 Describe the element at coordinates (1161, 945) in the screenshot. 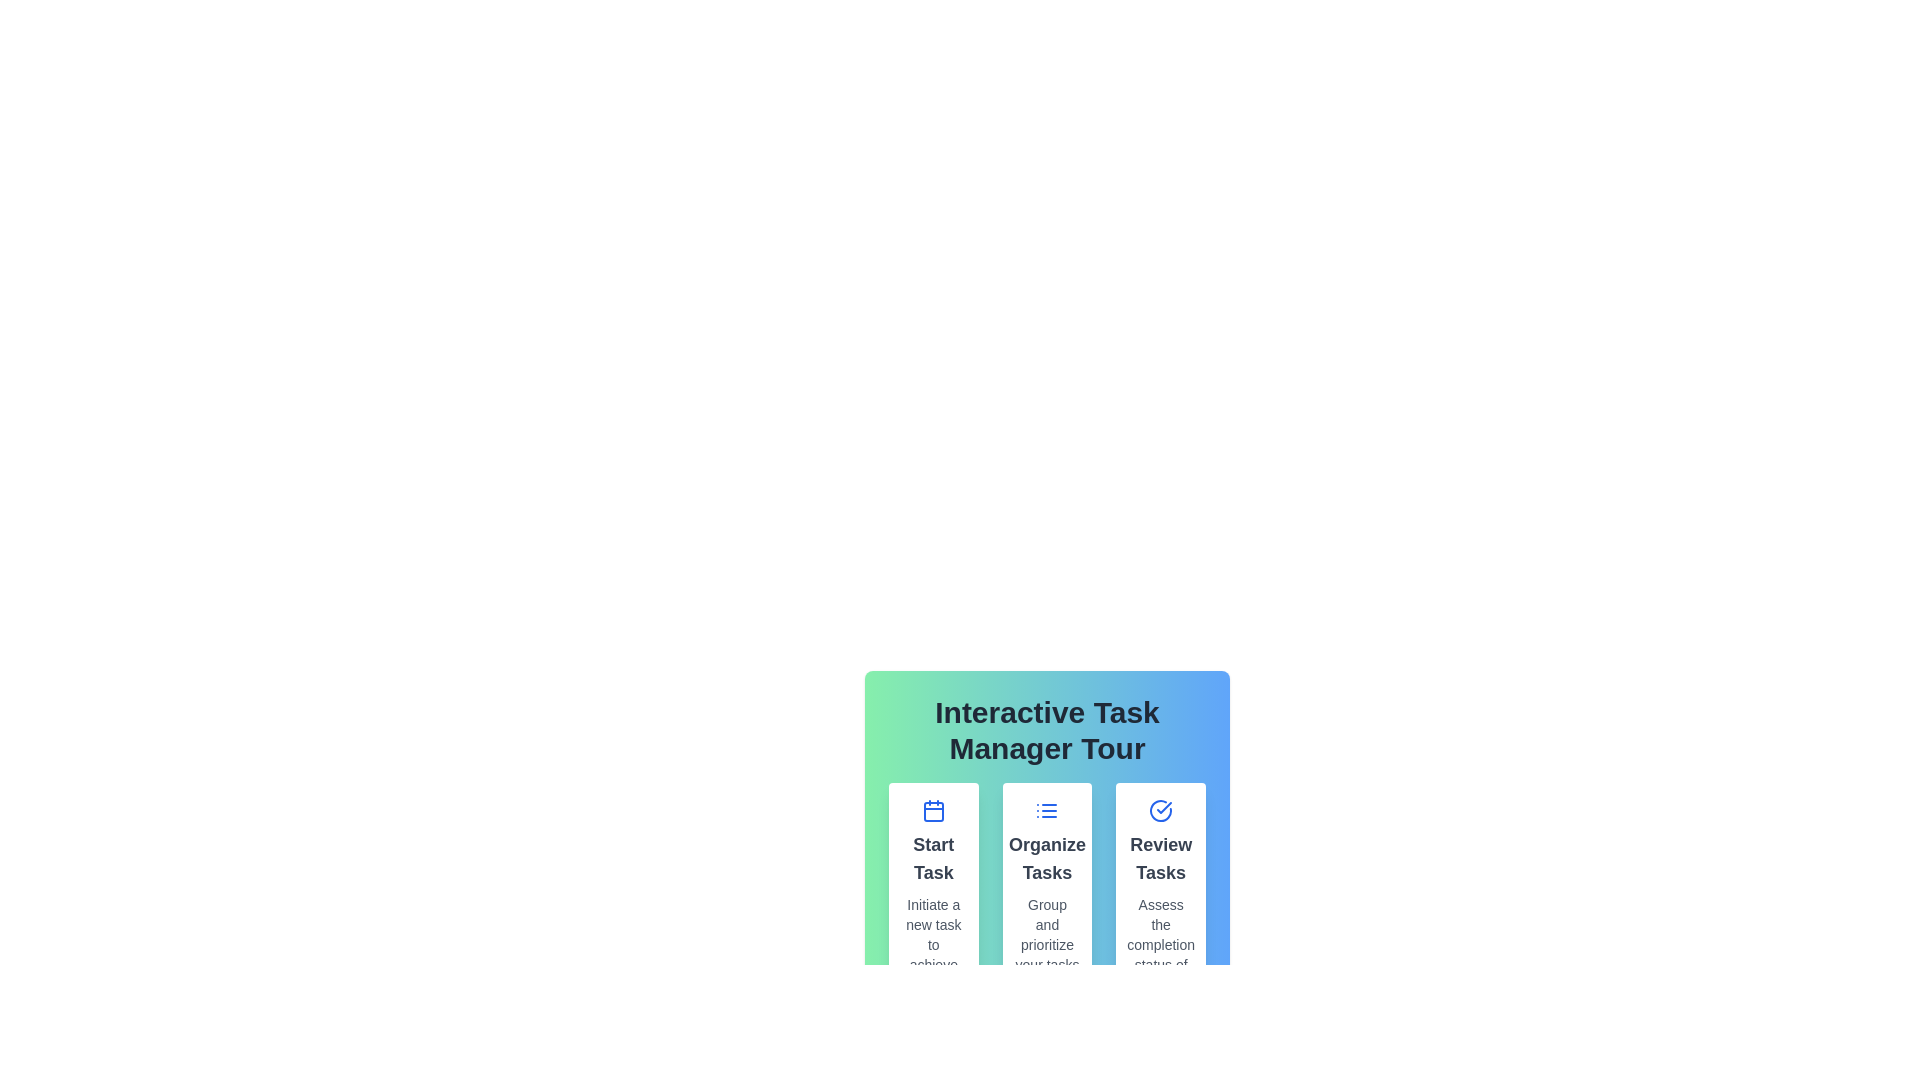

I see `the text label displaying 'Assess the completion status of your tasks.' located in the third card from the left, below the 'Review Tasks' heading` at that location.